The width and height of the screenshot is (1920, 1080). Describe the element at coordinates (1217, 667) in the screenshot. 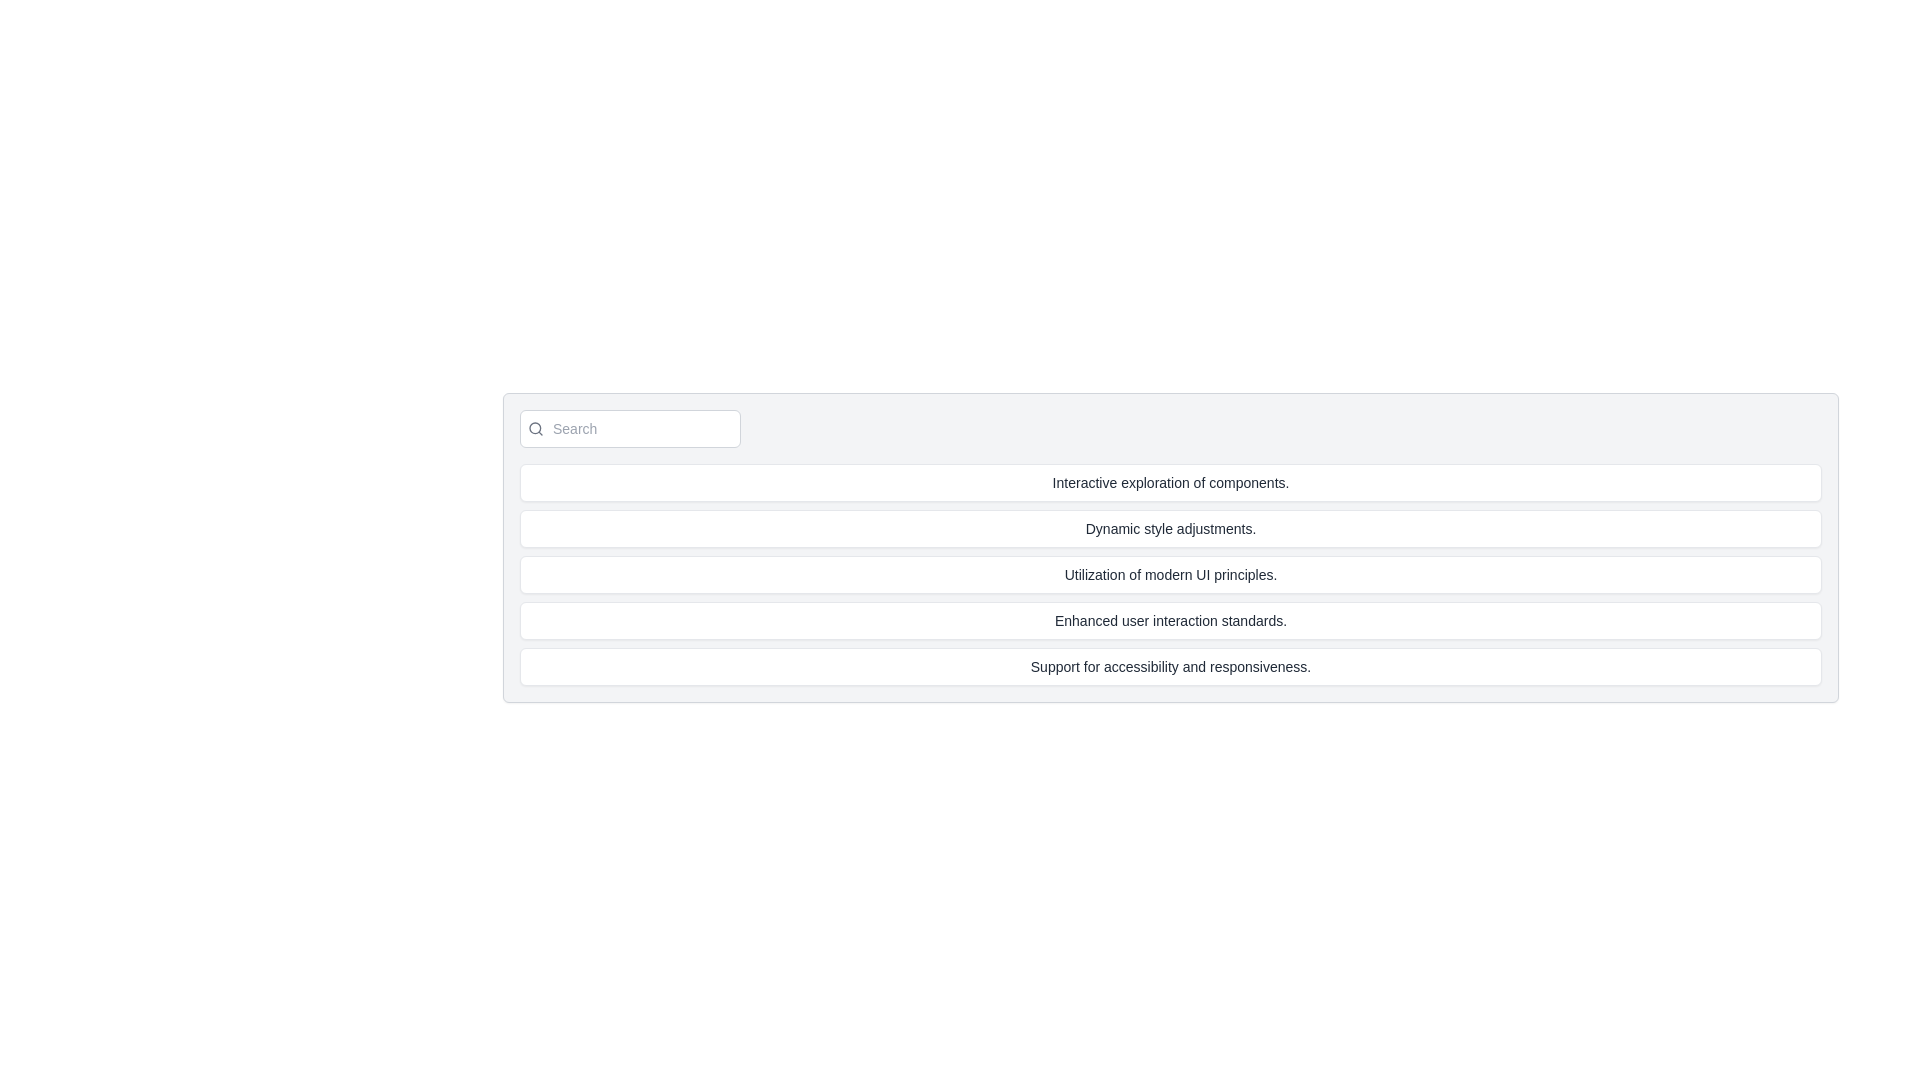

I see `the letter 'e' in the word 'responsiveness' at the end of the phrase 'Support for accessibility and responsiveness.'` at that location.